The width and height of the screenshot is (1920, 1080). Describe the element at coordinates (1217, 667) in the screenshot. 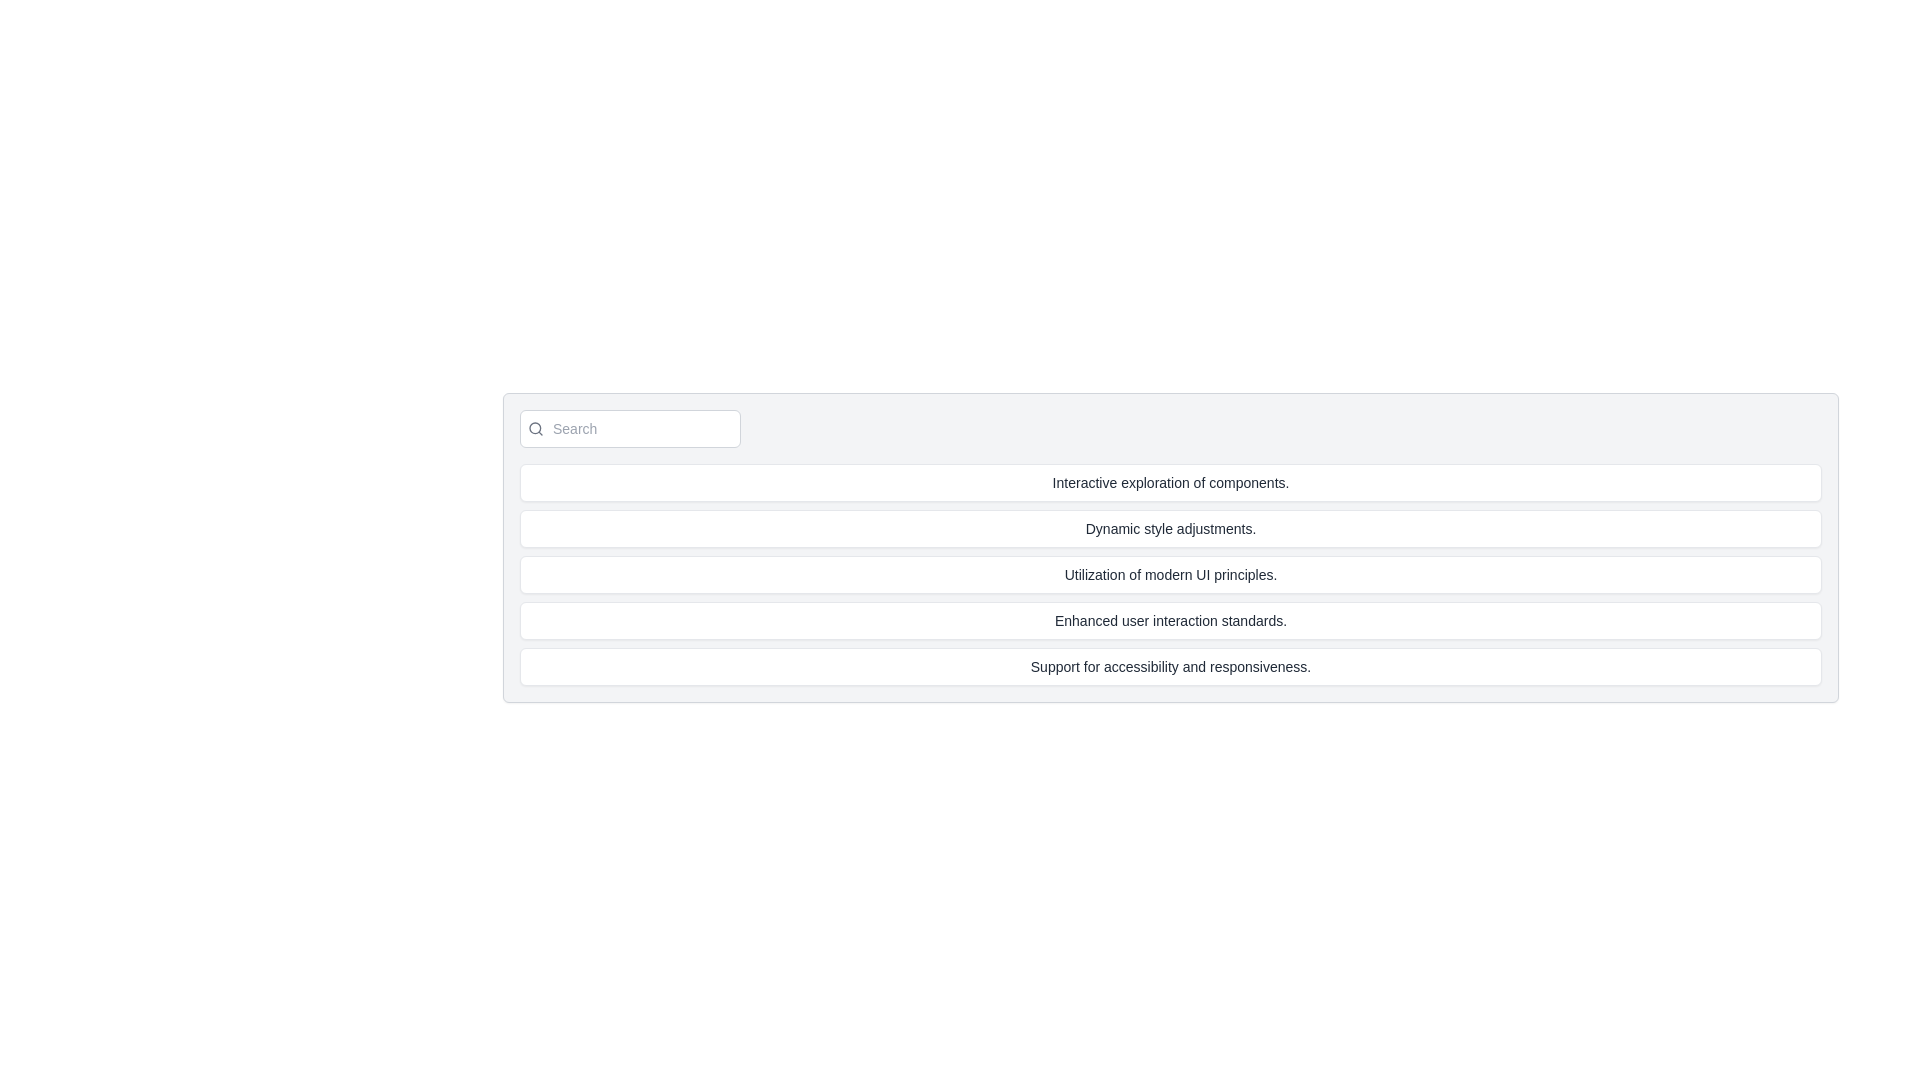

I see `the letter 'e' in the word 'responsiveness' at the end of the phrase 'Support for accessibility and responsiveness.'` at that location.